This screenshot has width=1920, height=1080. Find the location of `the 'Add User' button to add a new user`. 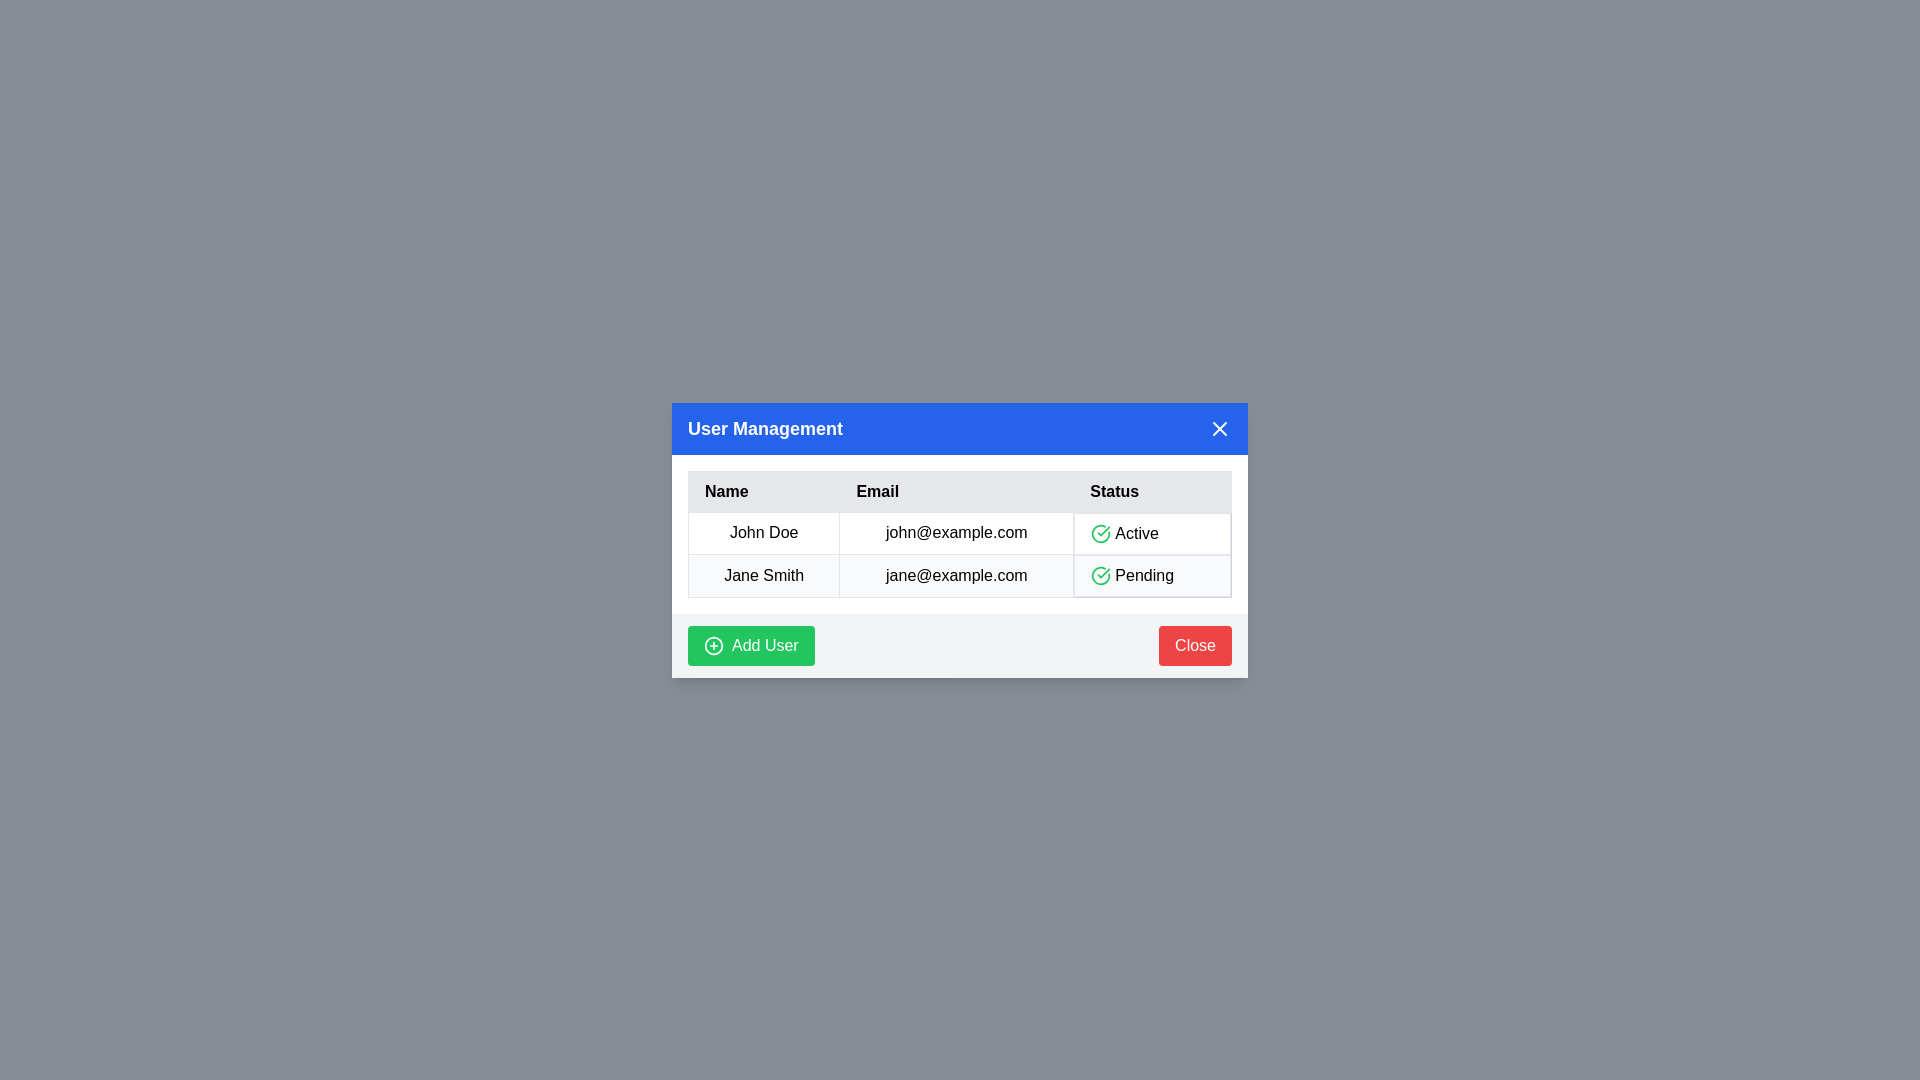

the 'Add User' button to add a new user is located at coordinates (749, 644).